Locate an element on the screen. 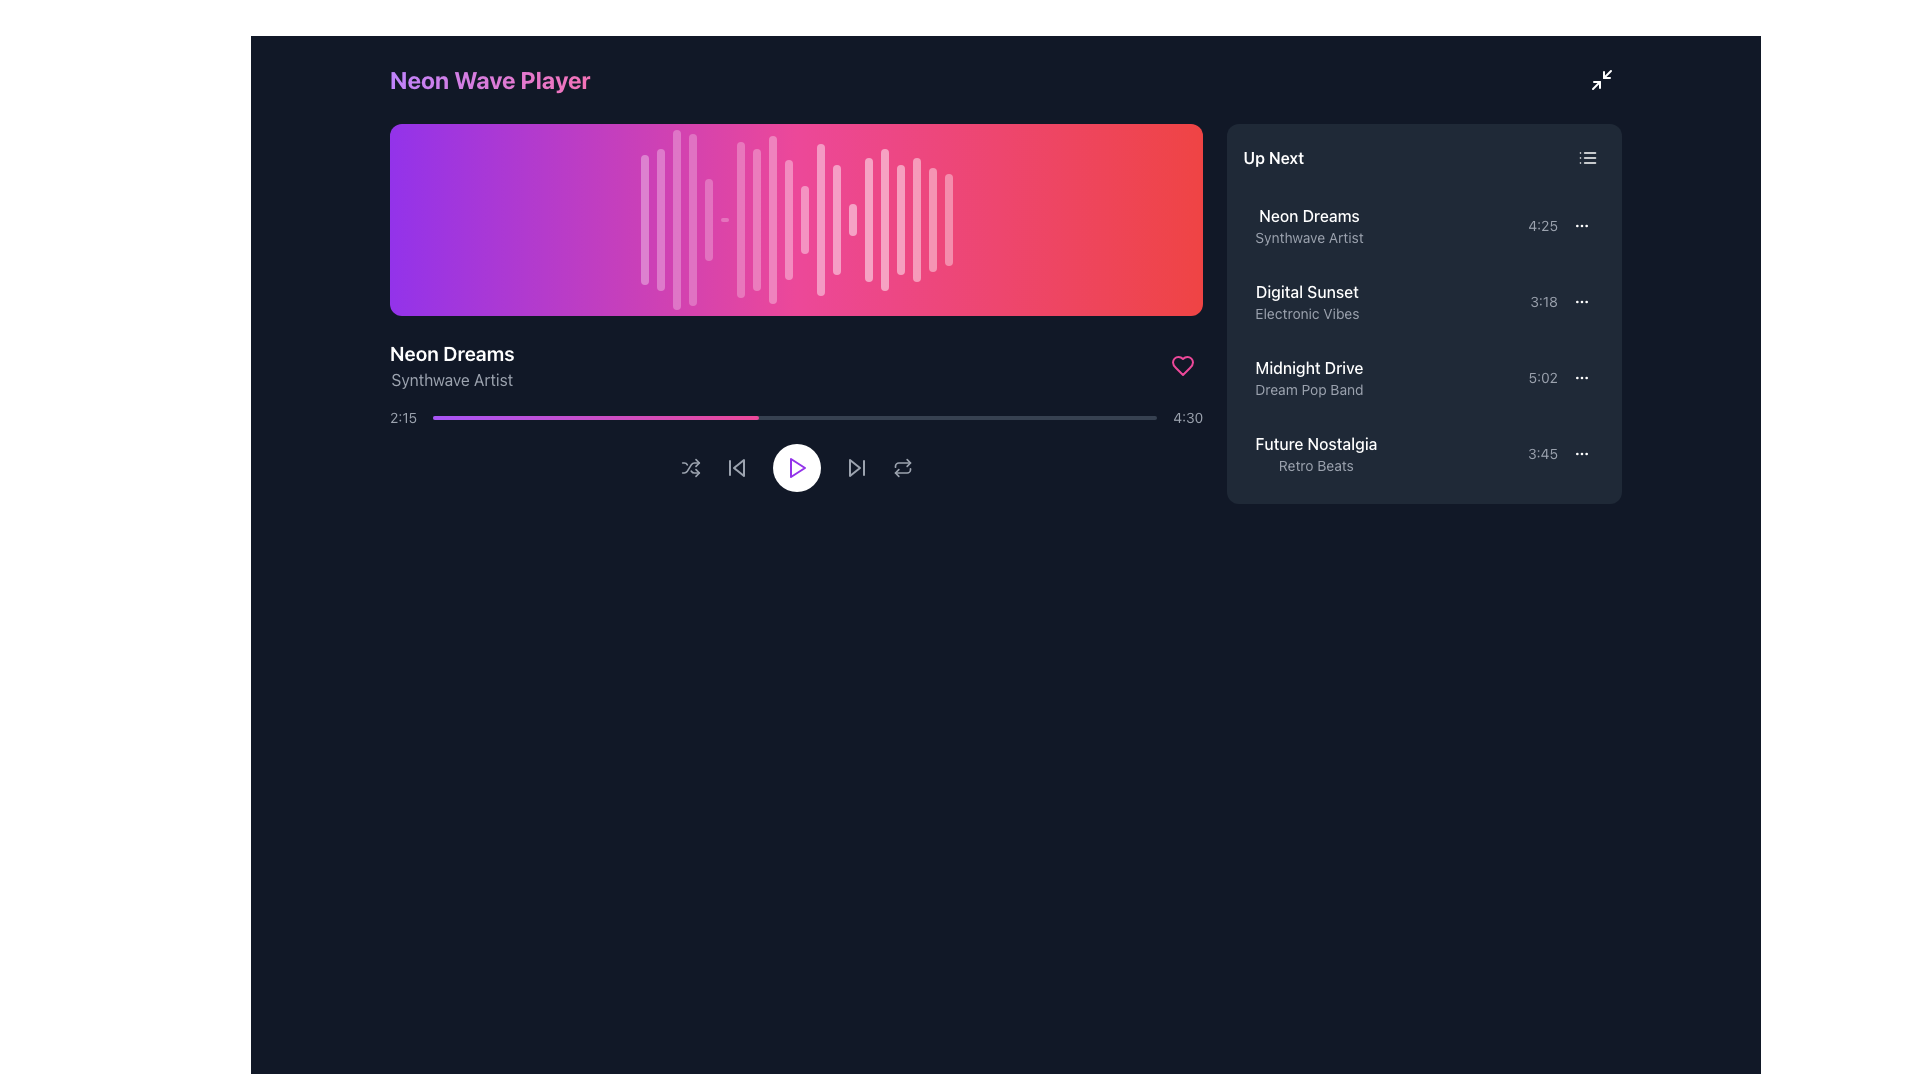 The image size is (1920, 1080). the title of the second music track in the 'Up Next' section of the playlist interface, which is positioned between 'Neon Dreams' and 'Midnight Drive.' is located at coordinates (1307, 292).